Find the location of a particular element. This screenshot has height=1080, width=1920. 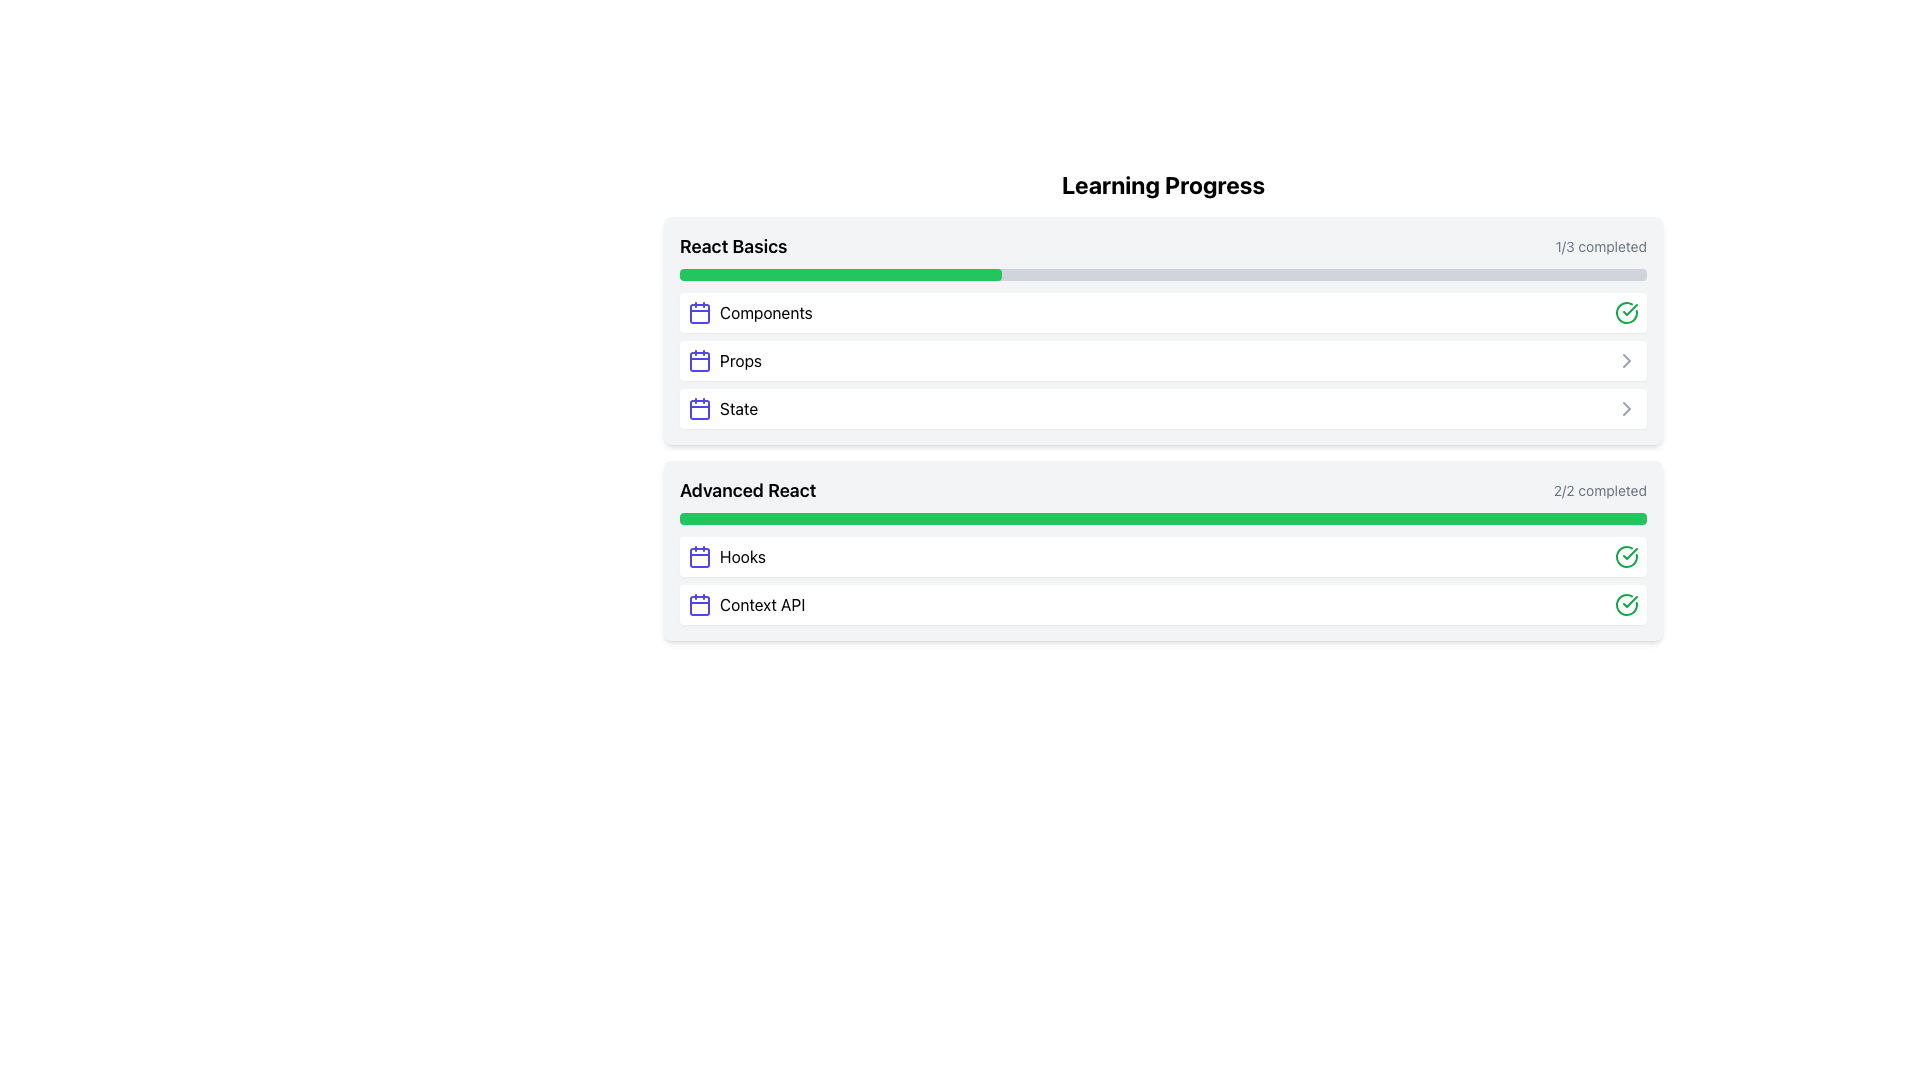

the calendar icon with a purple outline located next to the 'Hooks' text in the 'Advanced React' section is located at coordinates (700, 556).